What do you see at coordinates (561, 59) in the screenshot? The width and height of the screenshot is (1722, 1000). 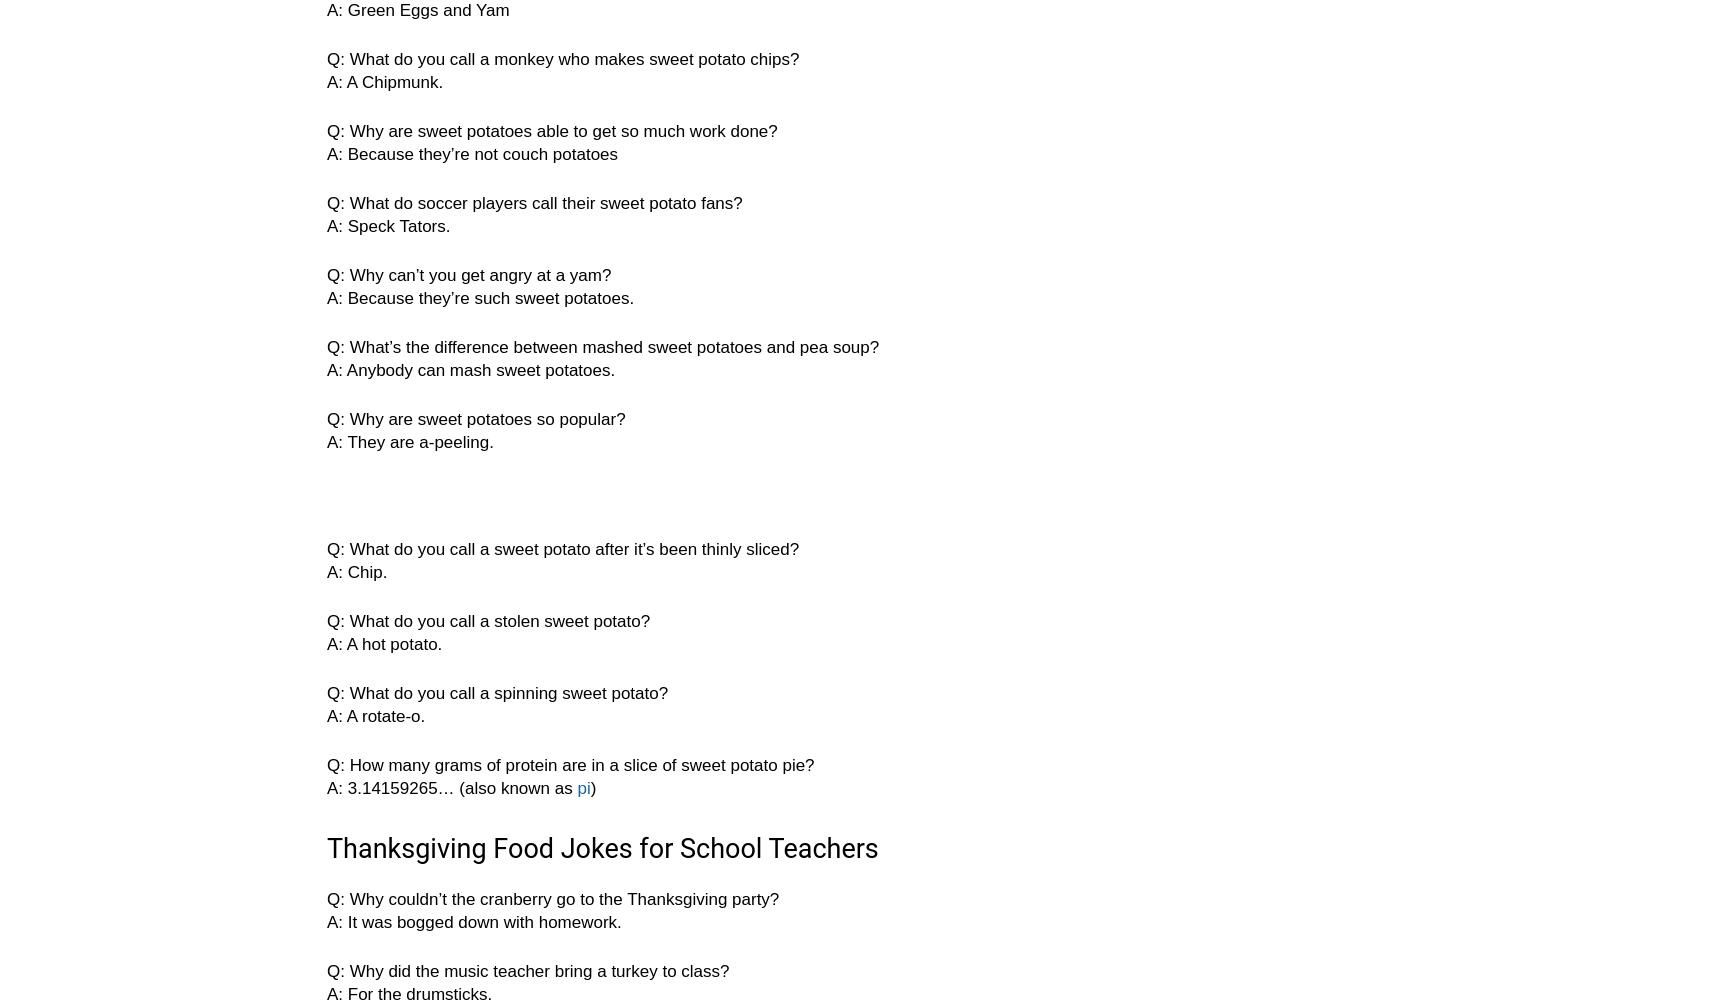 I see `'Q: What do you call a monkey who makes sweet potato chips?'` at bounding box center [561, 59].